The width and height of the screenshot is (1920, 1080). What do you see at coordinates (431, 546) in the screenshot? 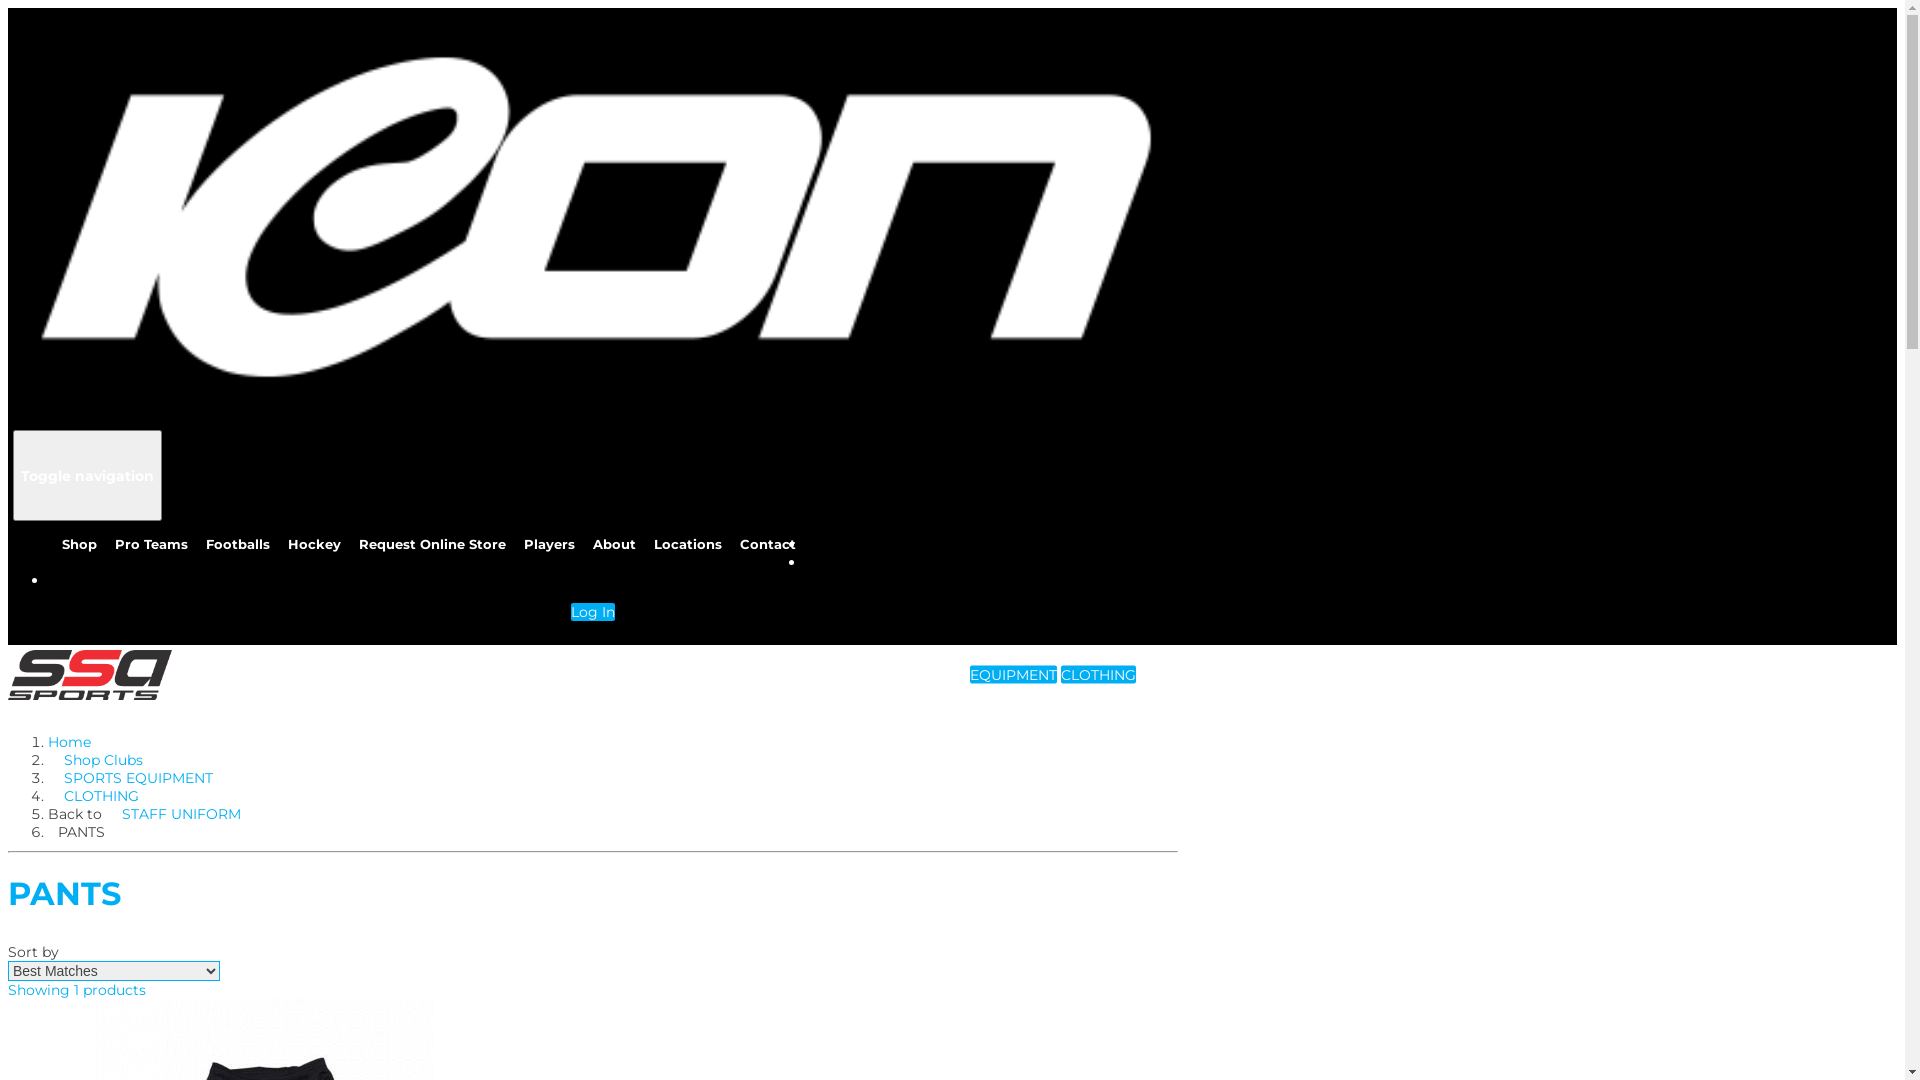
I see `'Request Online Store'` at bounding box center [431, 546].